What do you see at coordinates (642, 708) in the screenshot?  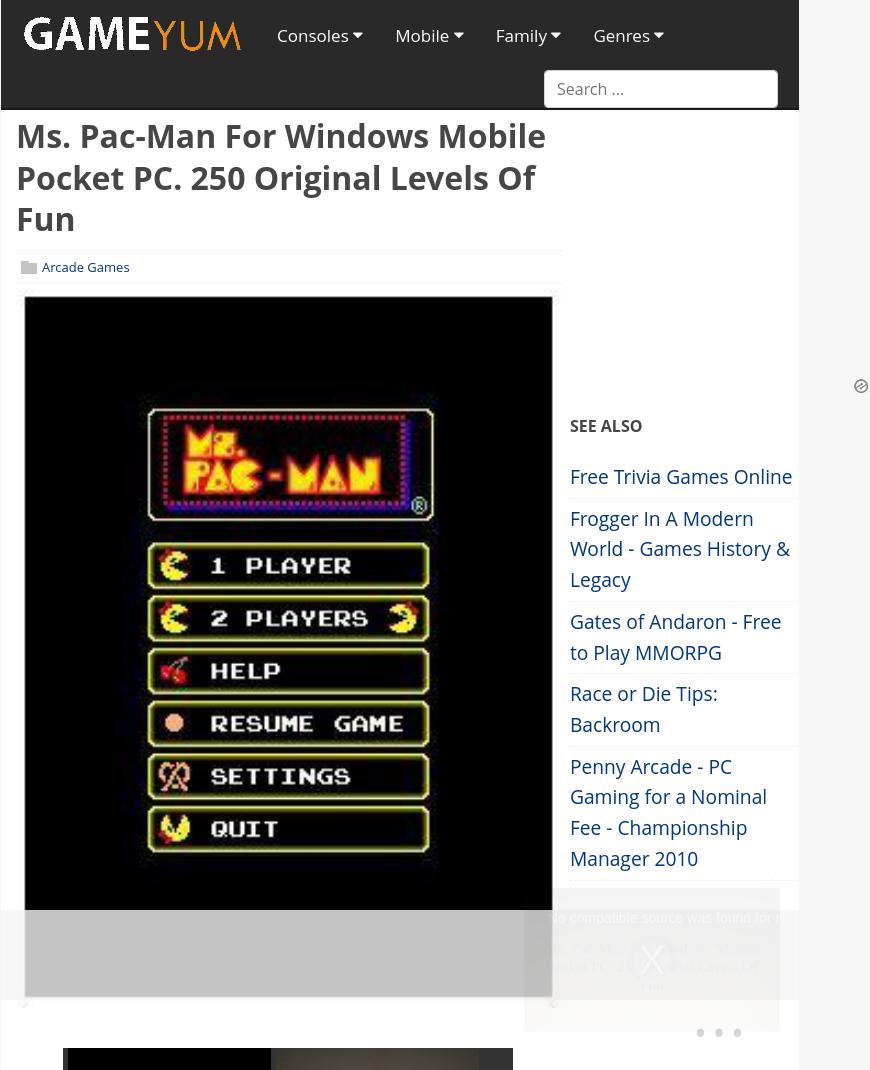 I see `'Race or Die Tips: Backroom'` at bounding box center [642, 708].